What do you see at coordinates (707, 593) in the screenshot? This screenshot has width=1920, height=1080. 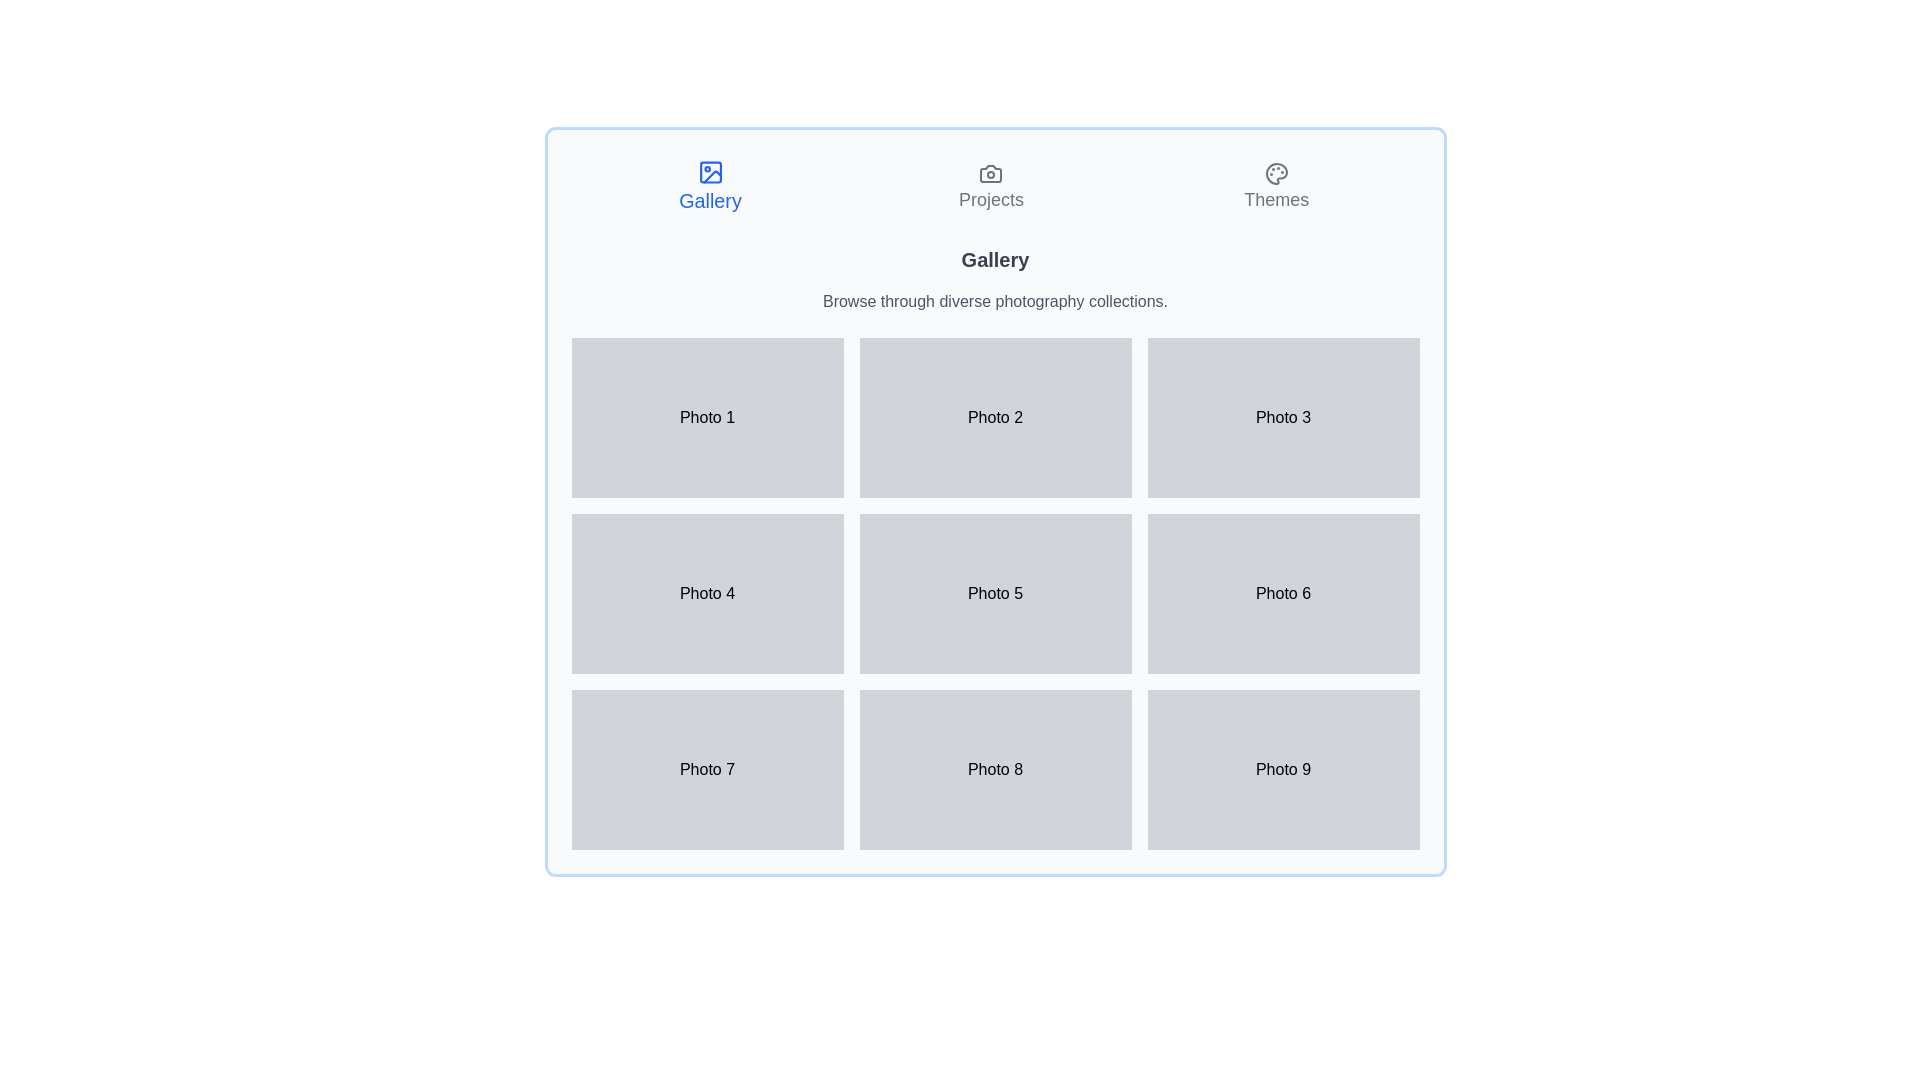 I see `the static label indicating 'Photo 4', which is located in the second row and first column of a 3x3 grid layout, positioned below 'Photo 1' and to the left of 'Photo 5'` at bounding box center [707, 593].